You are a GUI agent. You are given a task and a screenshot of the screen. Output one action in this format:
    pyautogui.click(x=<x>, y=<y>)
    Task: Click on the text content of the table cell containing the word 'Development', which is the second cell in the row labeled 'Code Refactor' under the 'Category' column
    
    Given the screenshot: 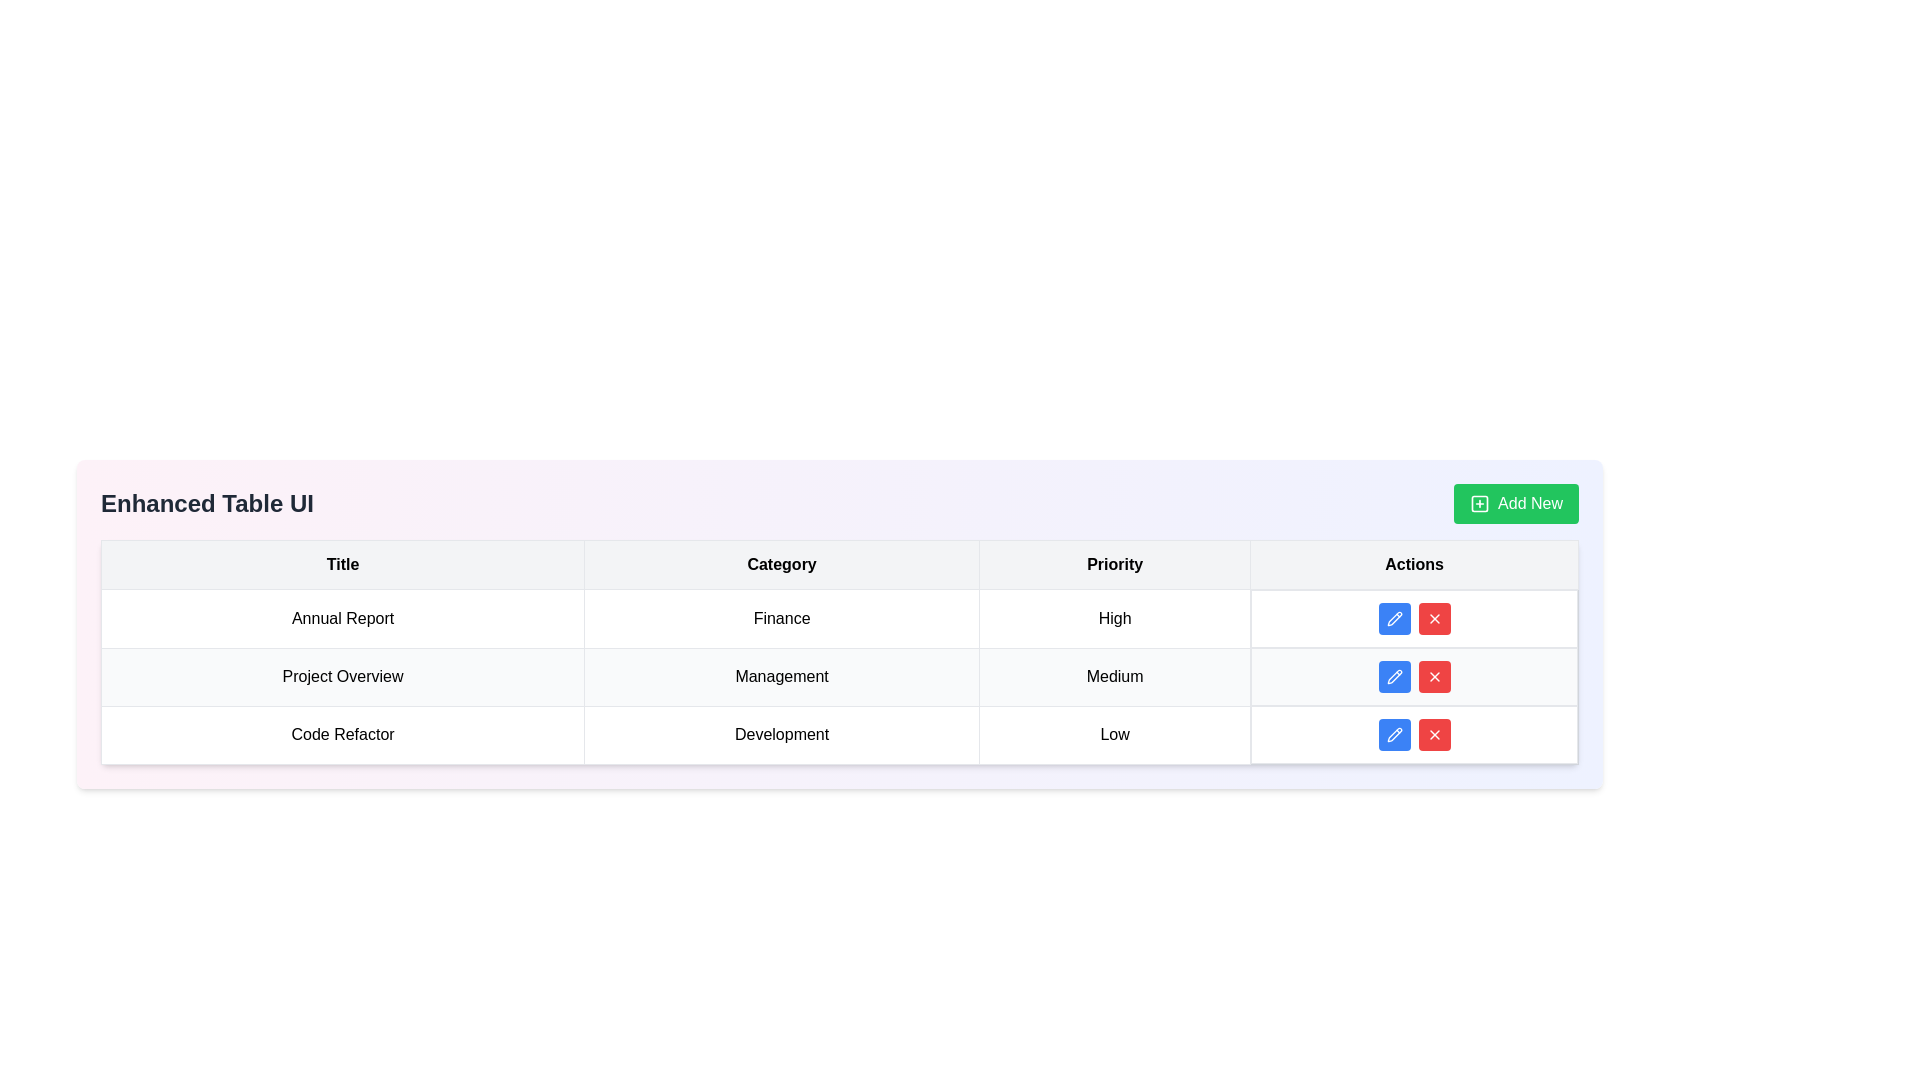 What is the action you would take?
    pyautogui.click(x=781, y=735)
    